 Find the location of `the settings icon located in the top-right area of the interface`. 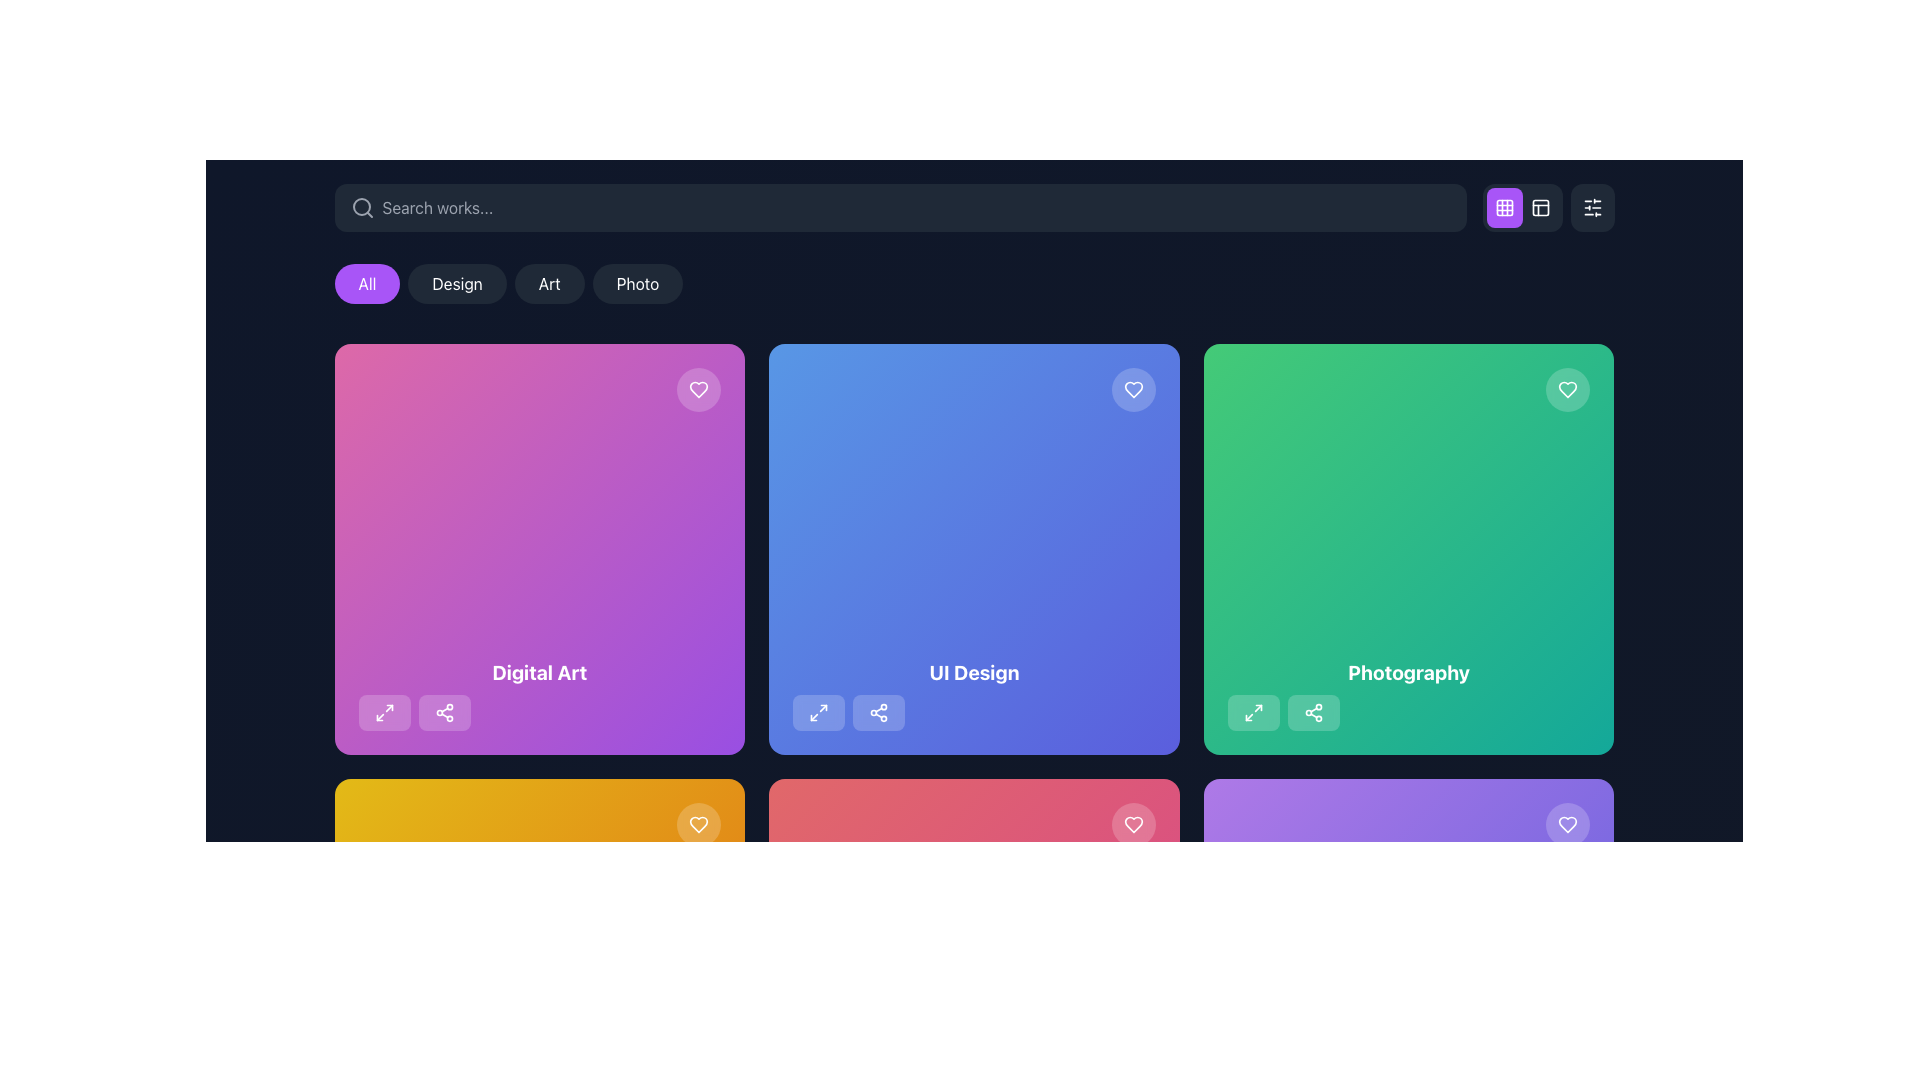

the settings icon located in the top-right area of the interface is located at coordinates (1591, 208).